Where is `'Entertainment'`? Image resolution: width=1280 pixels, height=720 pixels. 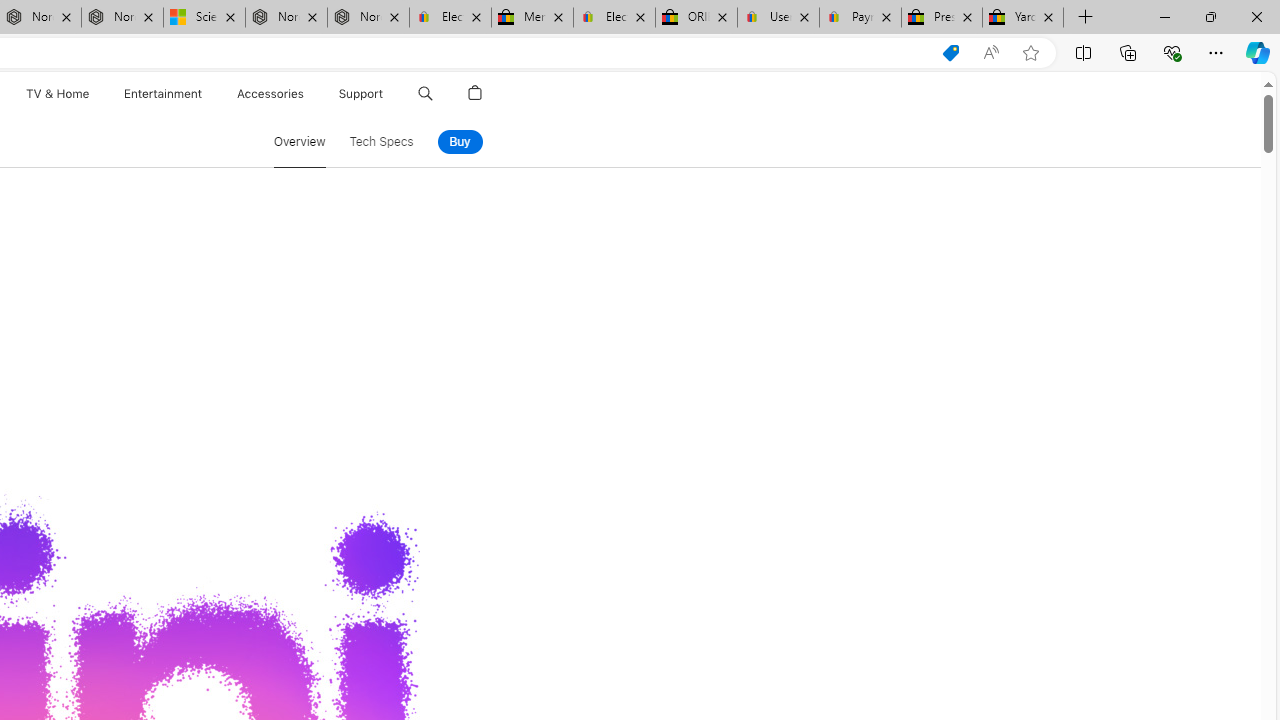 'Entertainment' is located at coordinates (163, 93).